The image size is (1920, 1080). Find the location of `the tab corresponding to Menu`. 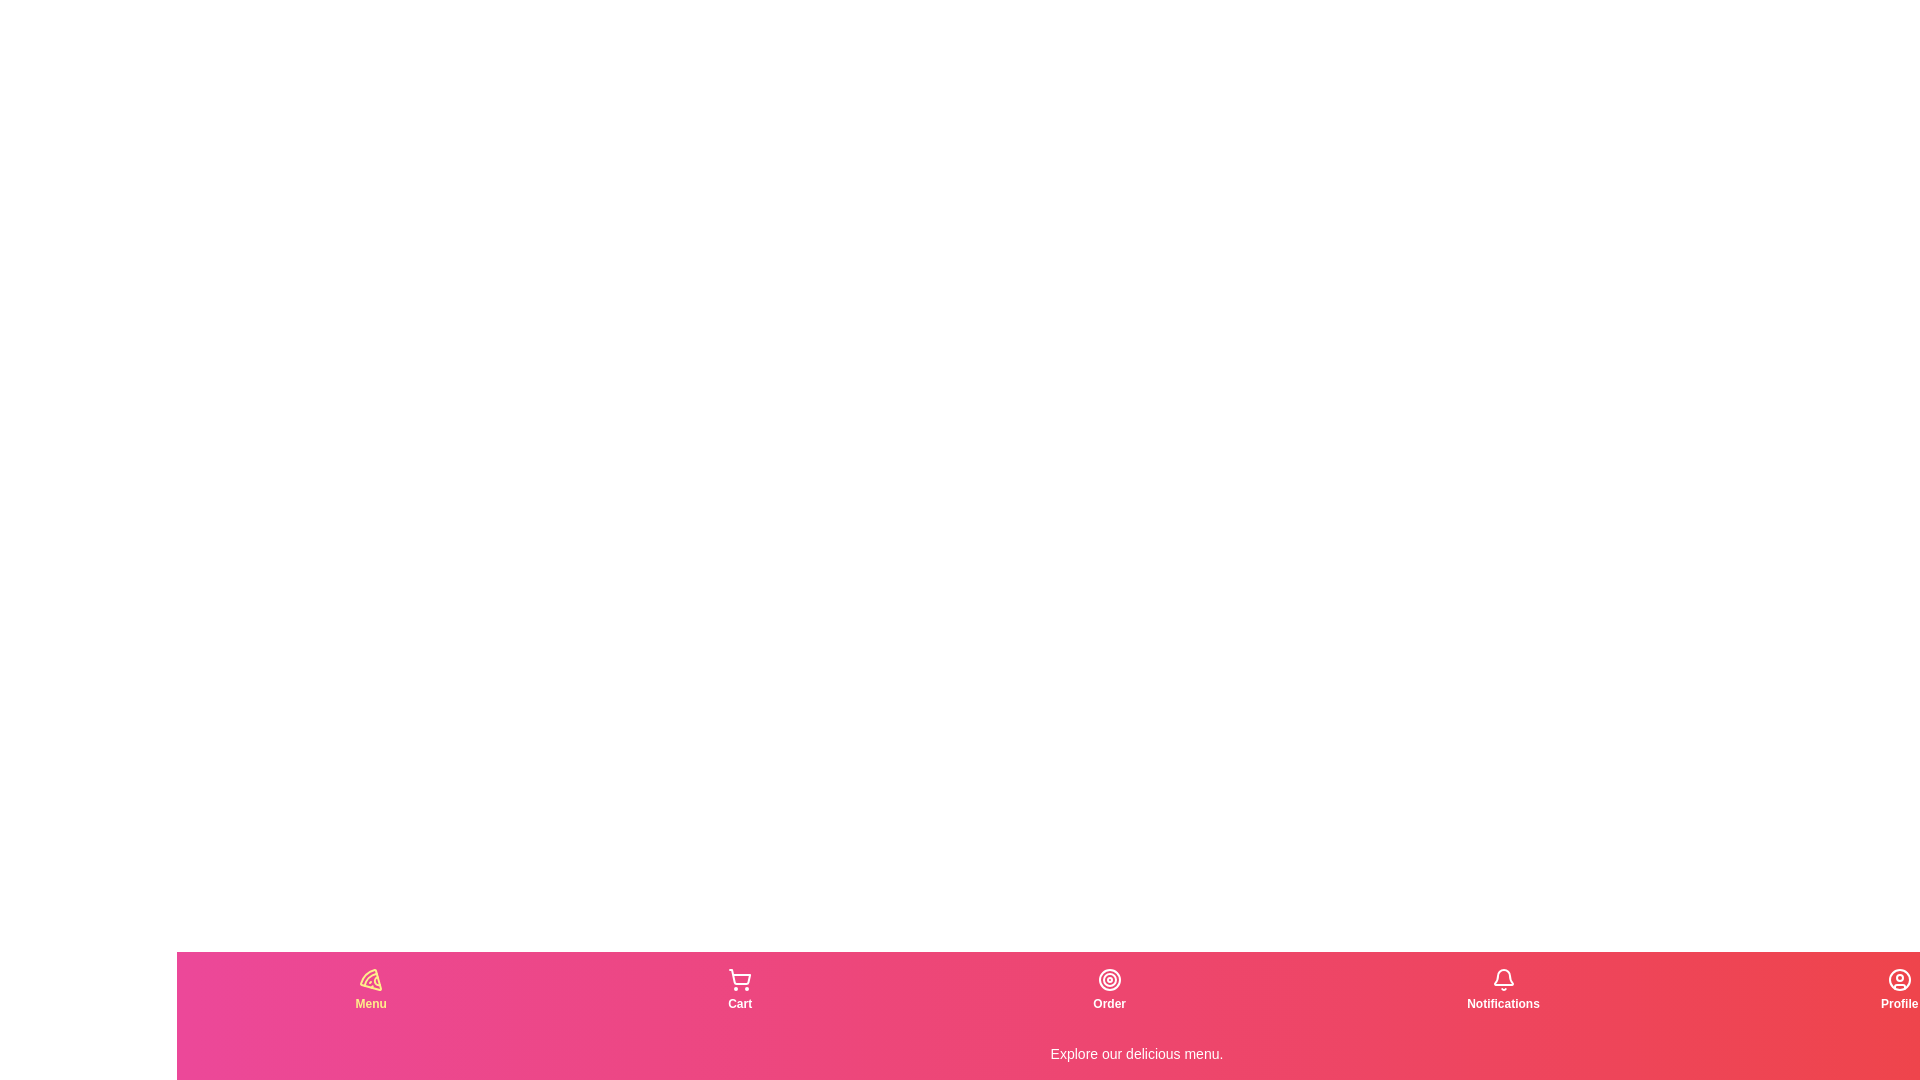

the tab corresponding to Menu is located at coordinates (370, 990).